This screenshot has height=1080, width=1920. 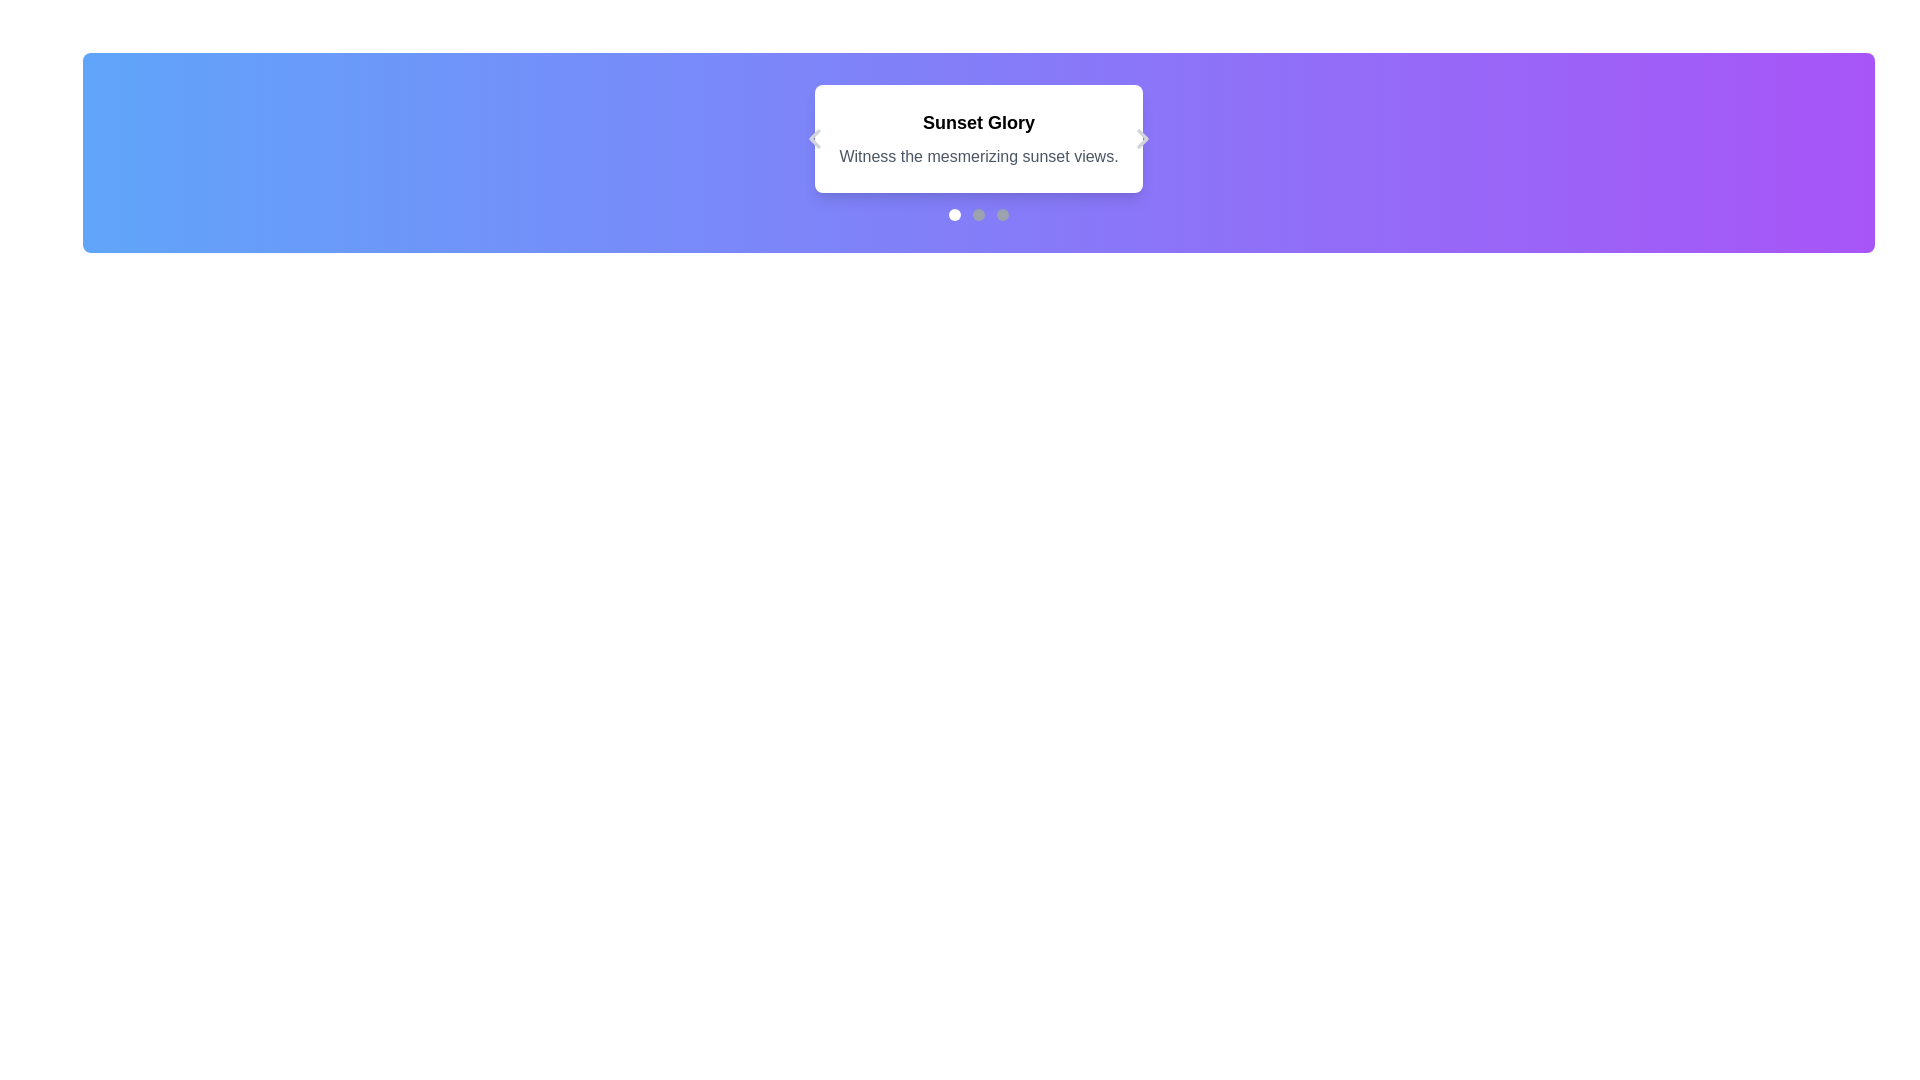 What do you see at coordinates (1142, 137) in the screenshot?
I see `the right-chevron SVG icon used for navigation` at bounding box center [1142, 137].